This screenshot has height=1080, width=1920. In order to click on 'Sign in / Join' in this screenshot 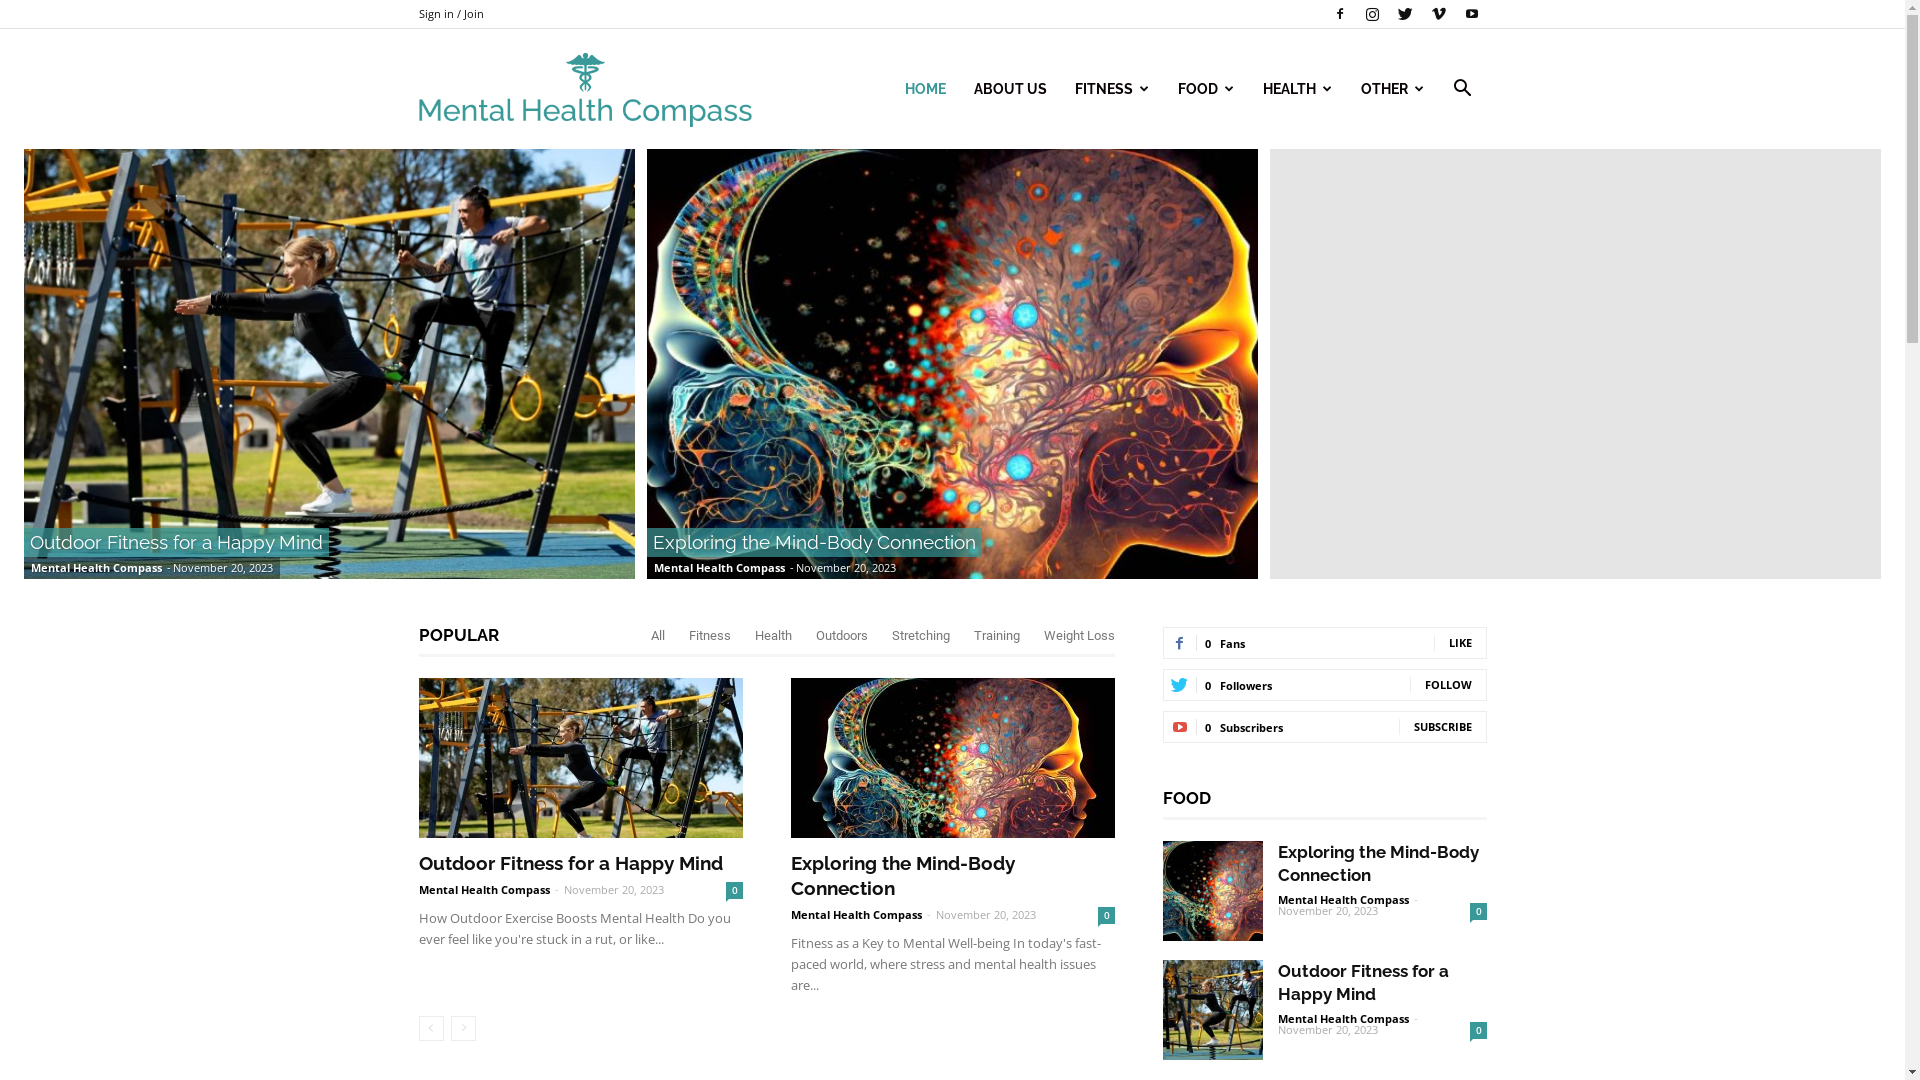, I will do `click(416, 13)`.